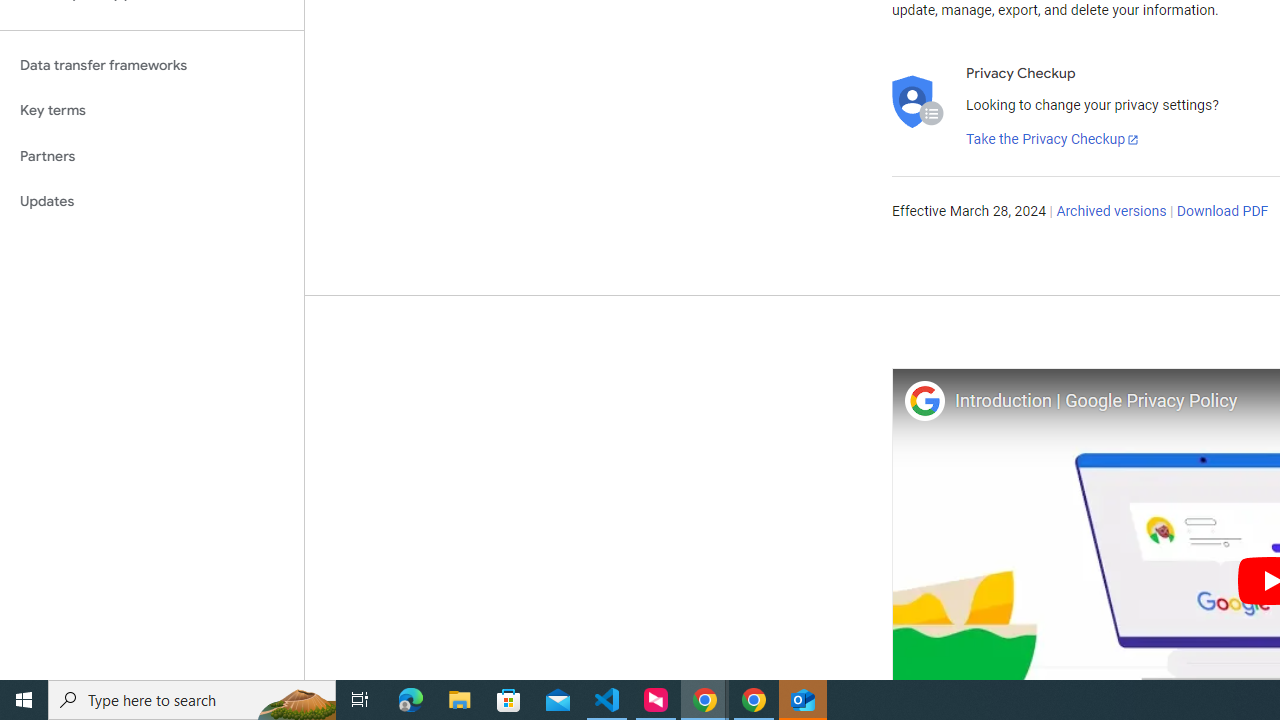 This screenshot has height=720, width=1280. Describe the element at coordinates (923, 400) in the screenshot. I see `'Photo image of Google'` at that location.